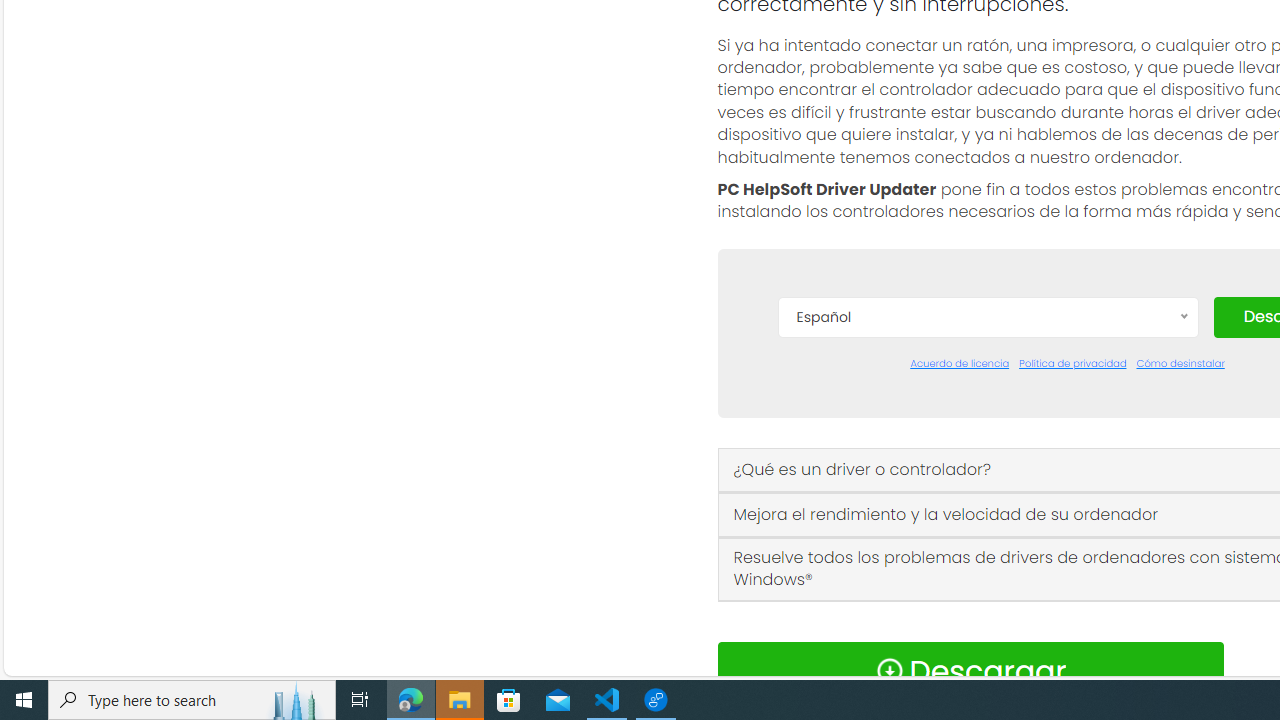 The image size is (1280, 720). I want to click on 'Norsk', so click(987, 652).